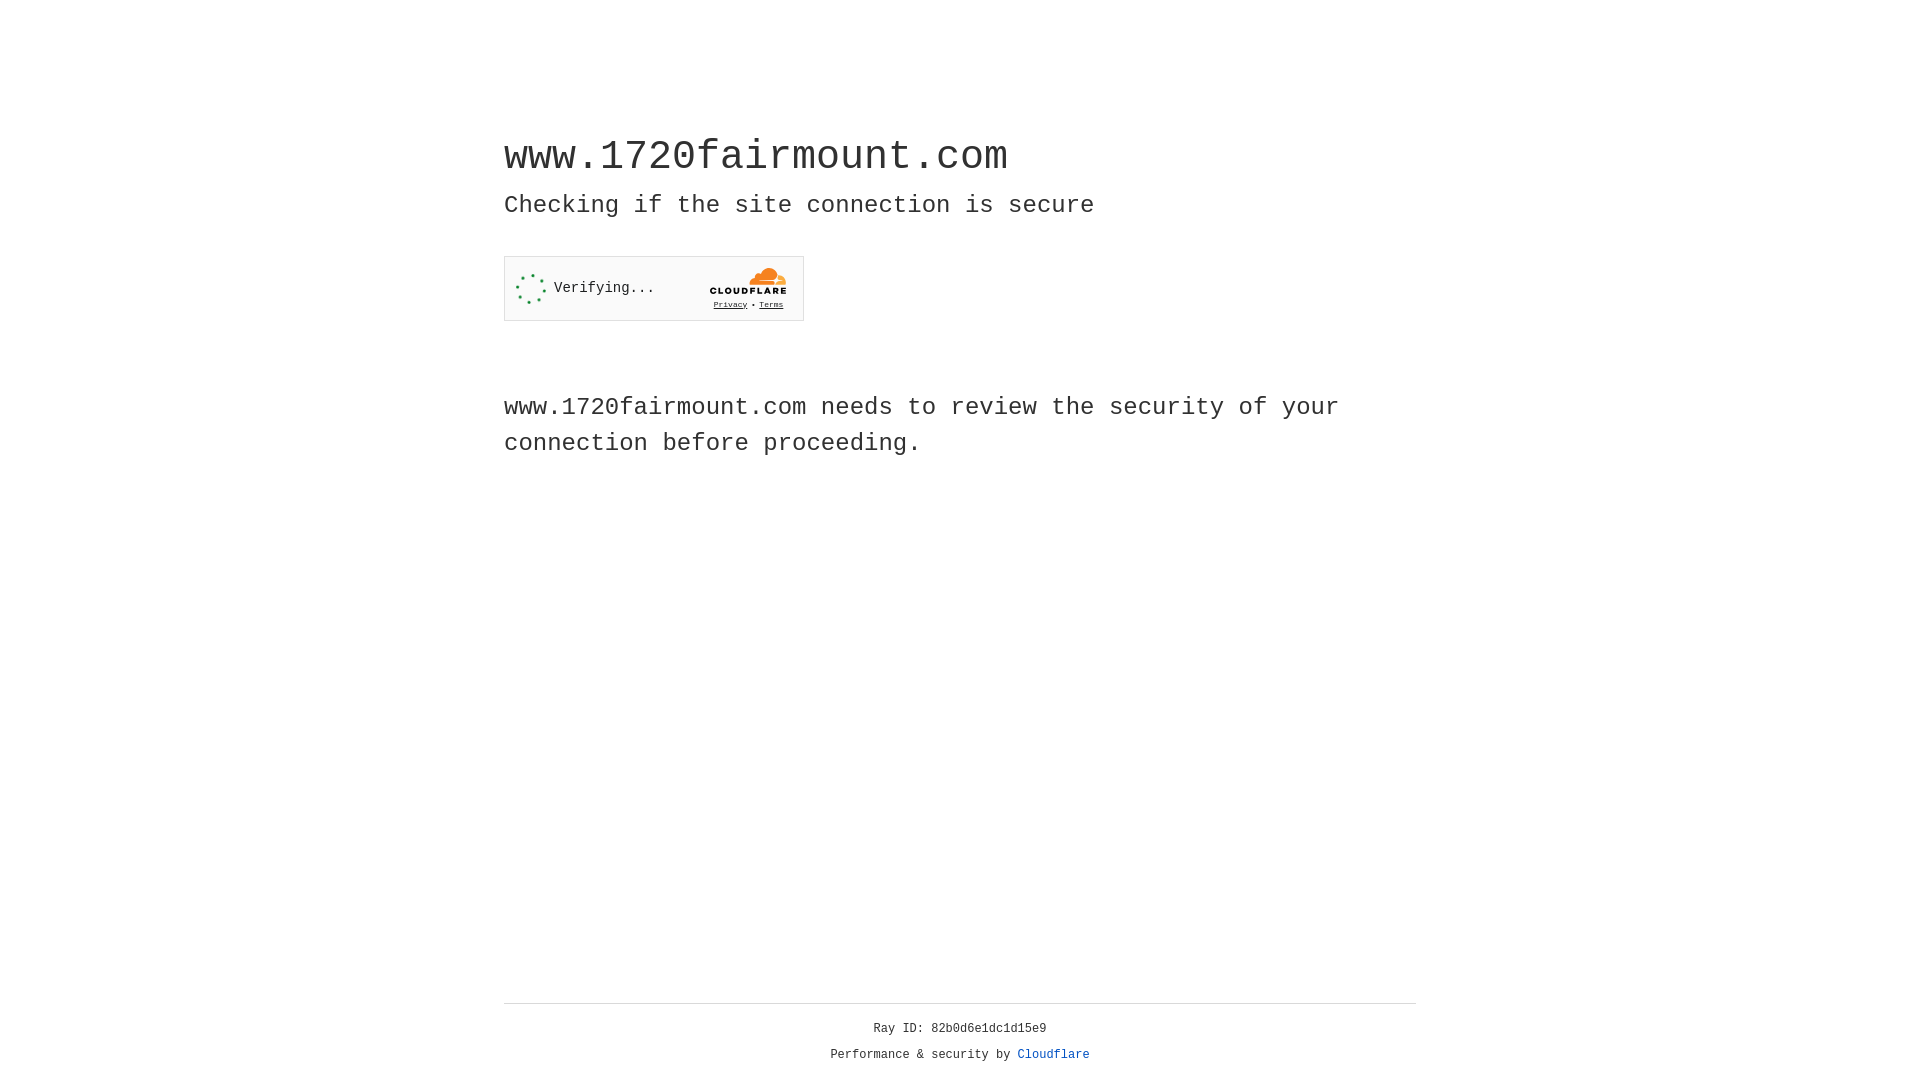 The image size is (1920, 1080). Describe the element at coordinates (1053, 1054) in the screenshot. I see `'Cloudflare'` at that location.